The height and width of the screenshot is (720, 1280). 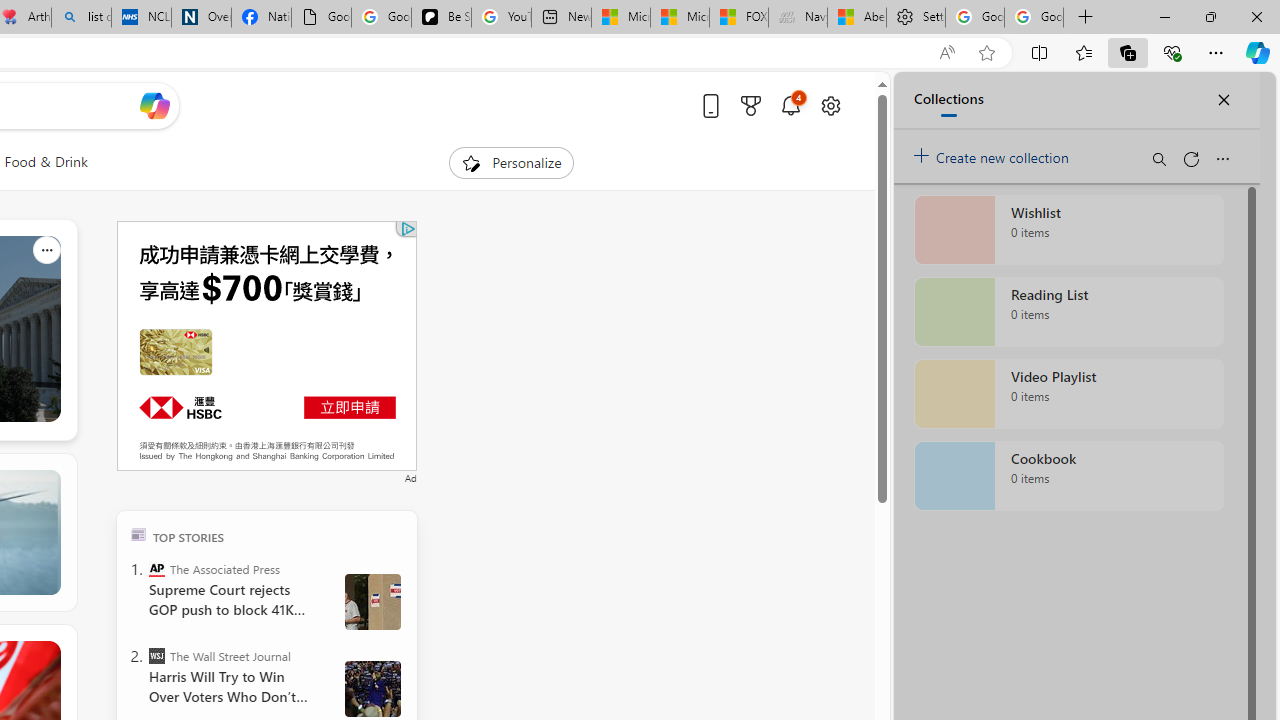 I want to click on 'Class: qc-adchoices-icon', so click(x=407, y=227).